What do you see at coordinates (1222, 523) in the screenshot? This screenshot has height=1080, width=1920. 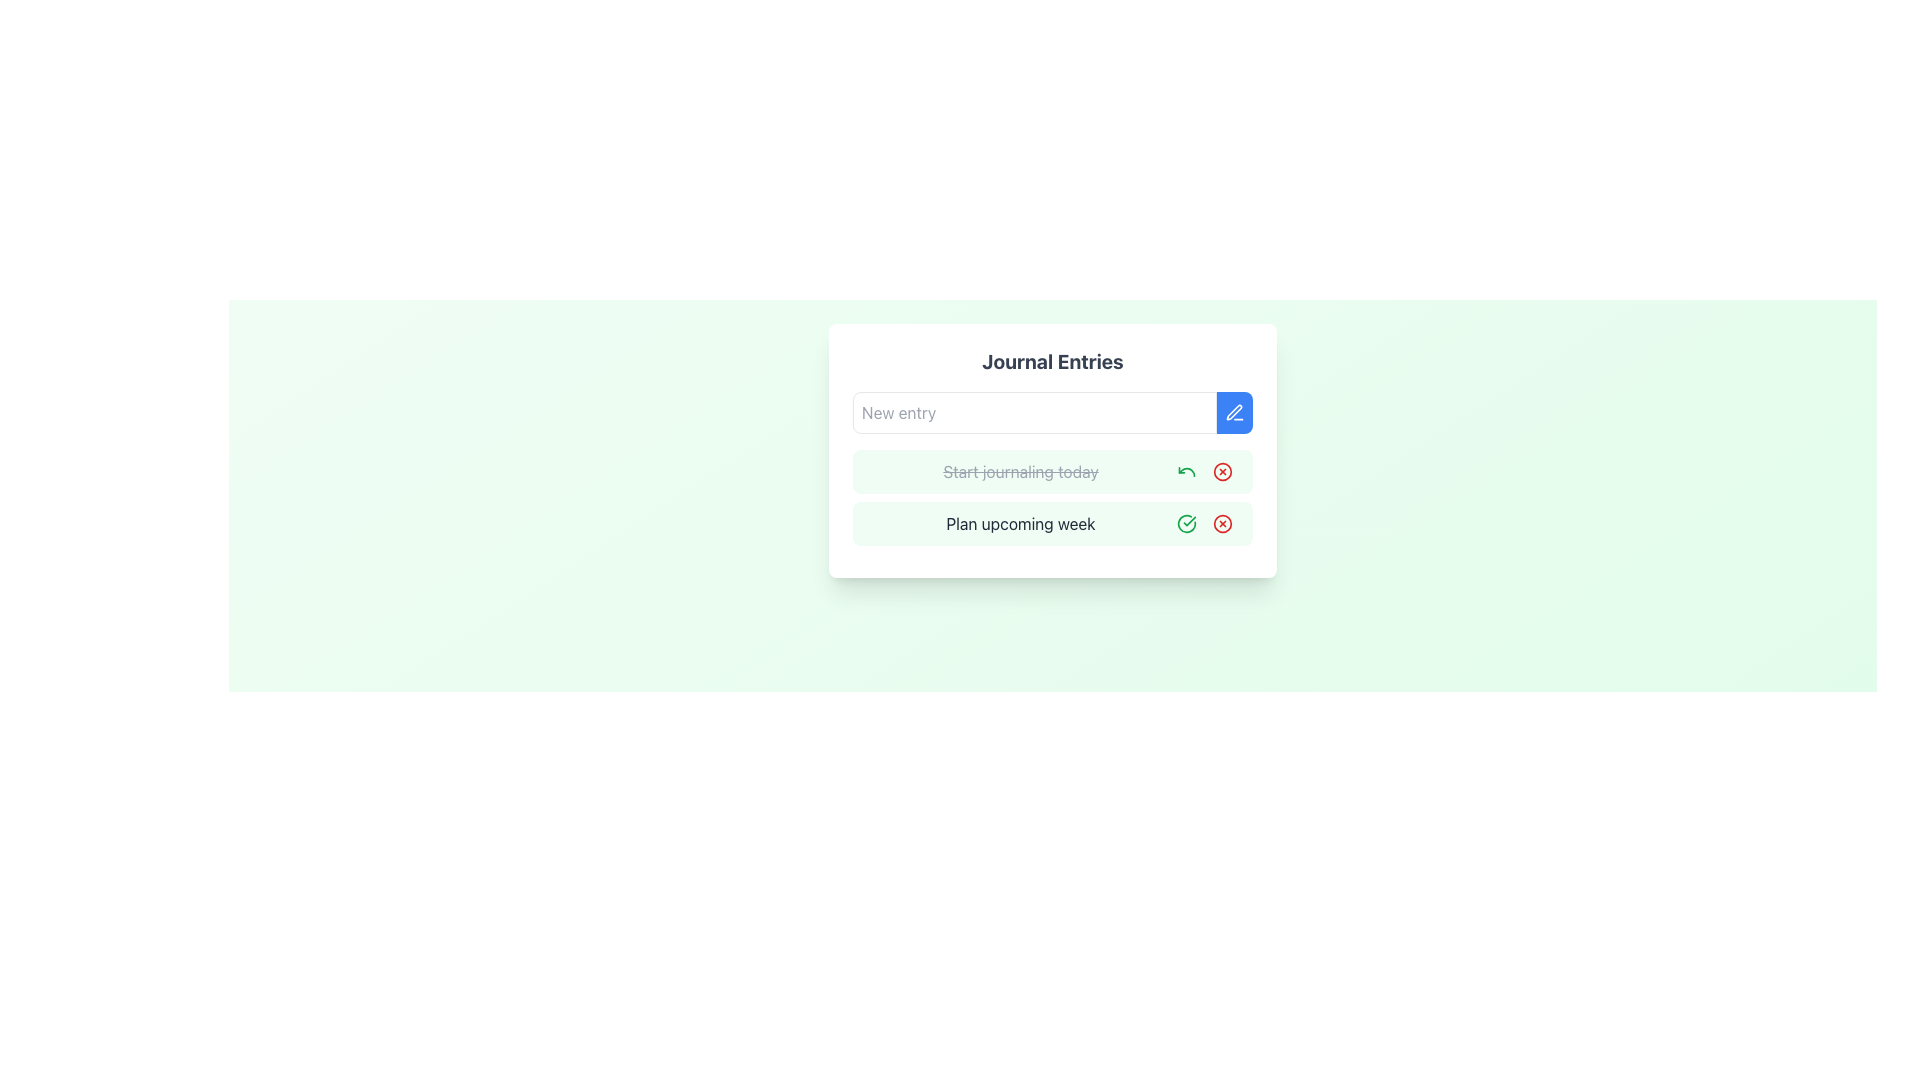 I see `the delete button located in the second row of the Journal Entries list, which is the second icon immediately to the right of the green circular checkmarked icon` at bounding box center [1222, 523].